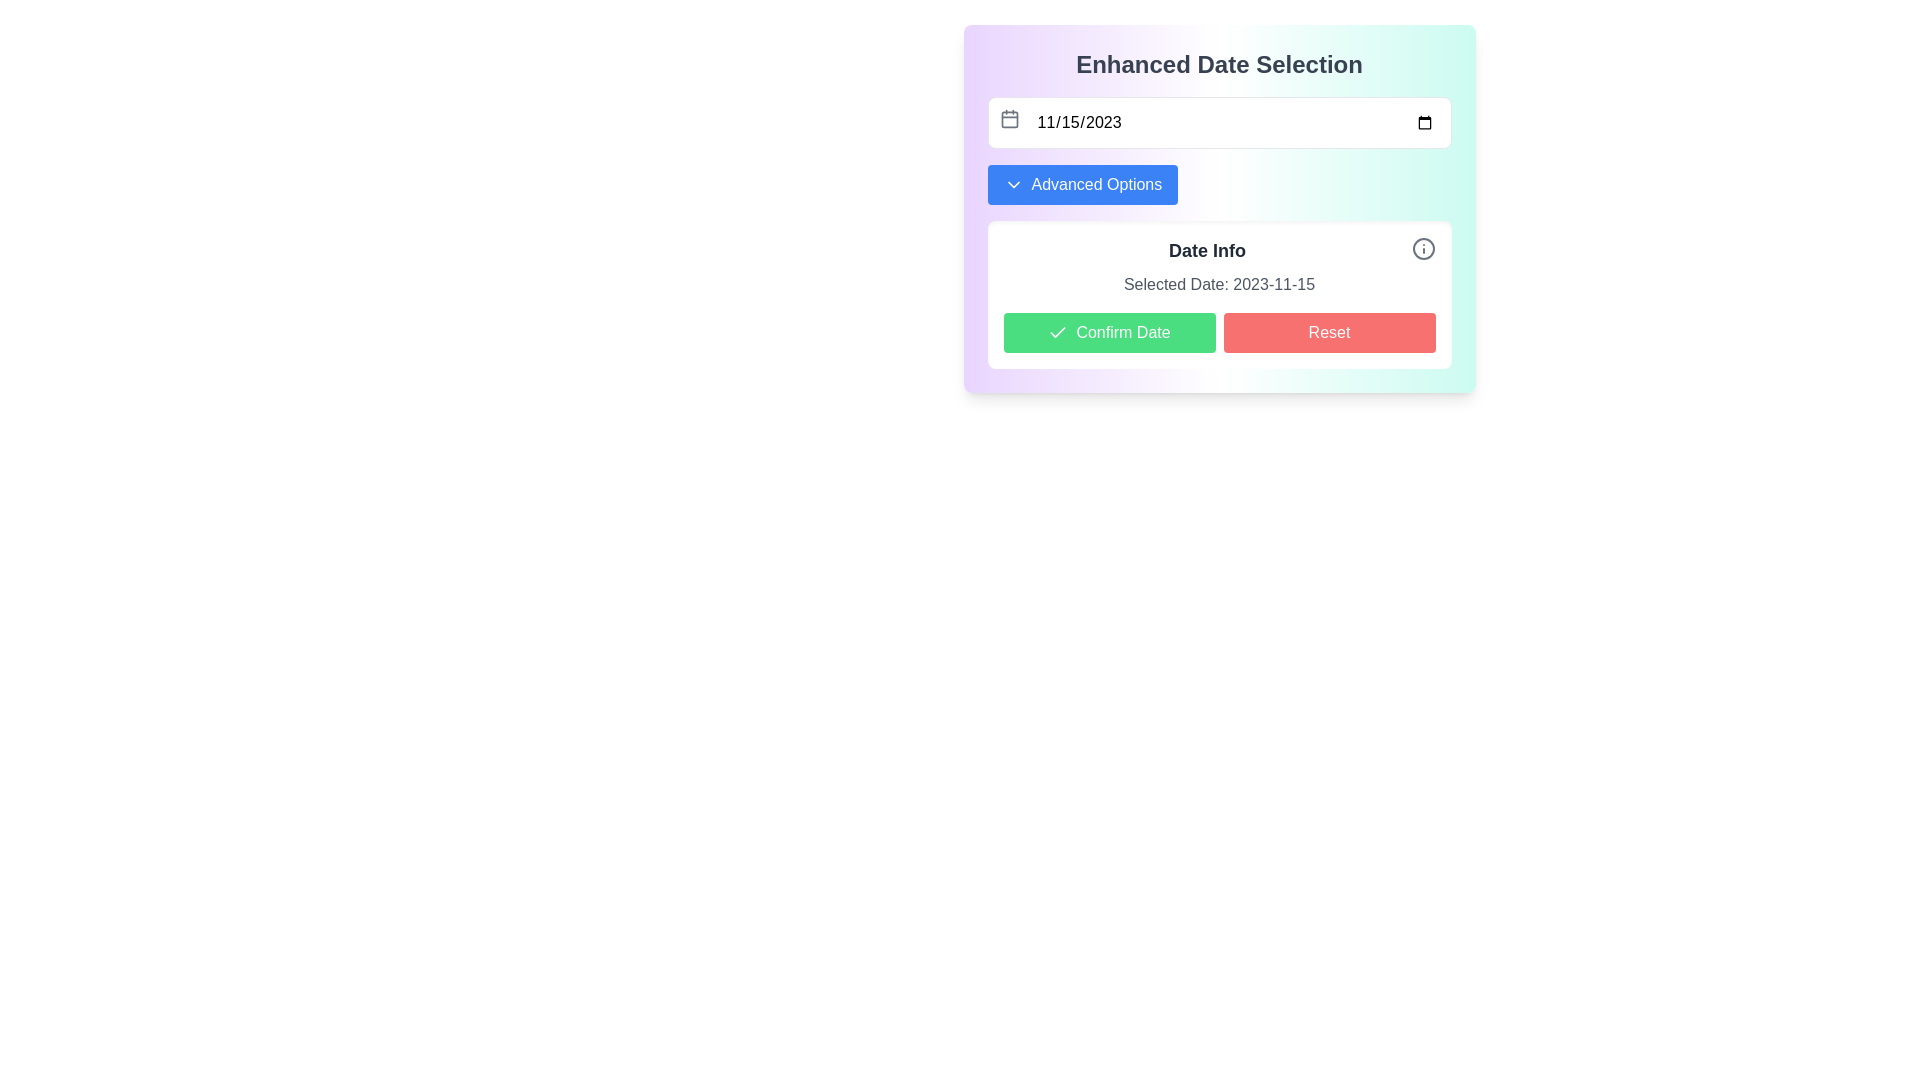 Image resolution: width=1920 pixels, height=1080 pixels. Describe the element at coordinates (1057, 331) in the screenshot. I see `the checkmark icon located to the left of the 'Confirm Date' button, which serves as a confirmation indicator` at that location.